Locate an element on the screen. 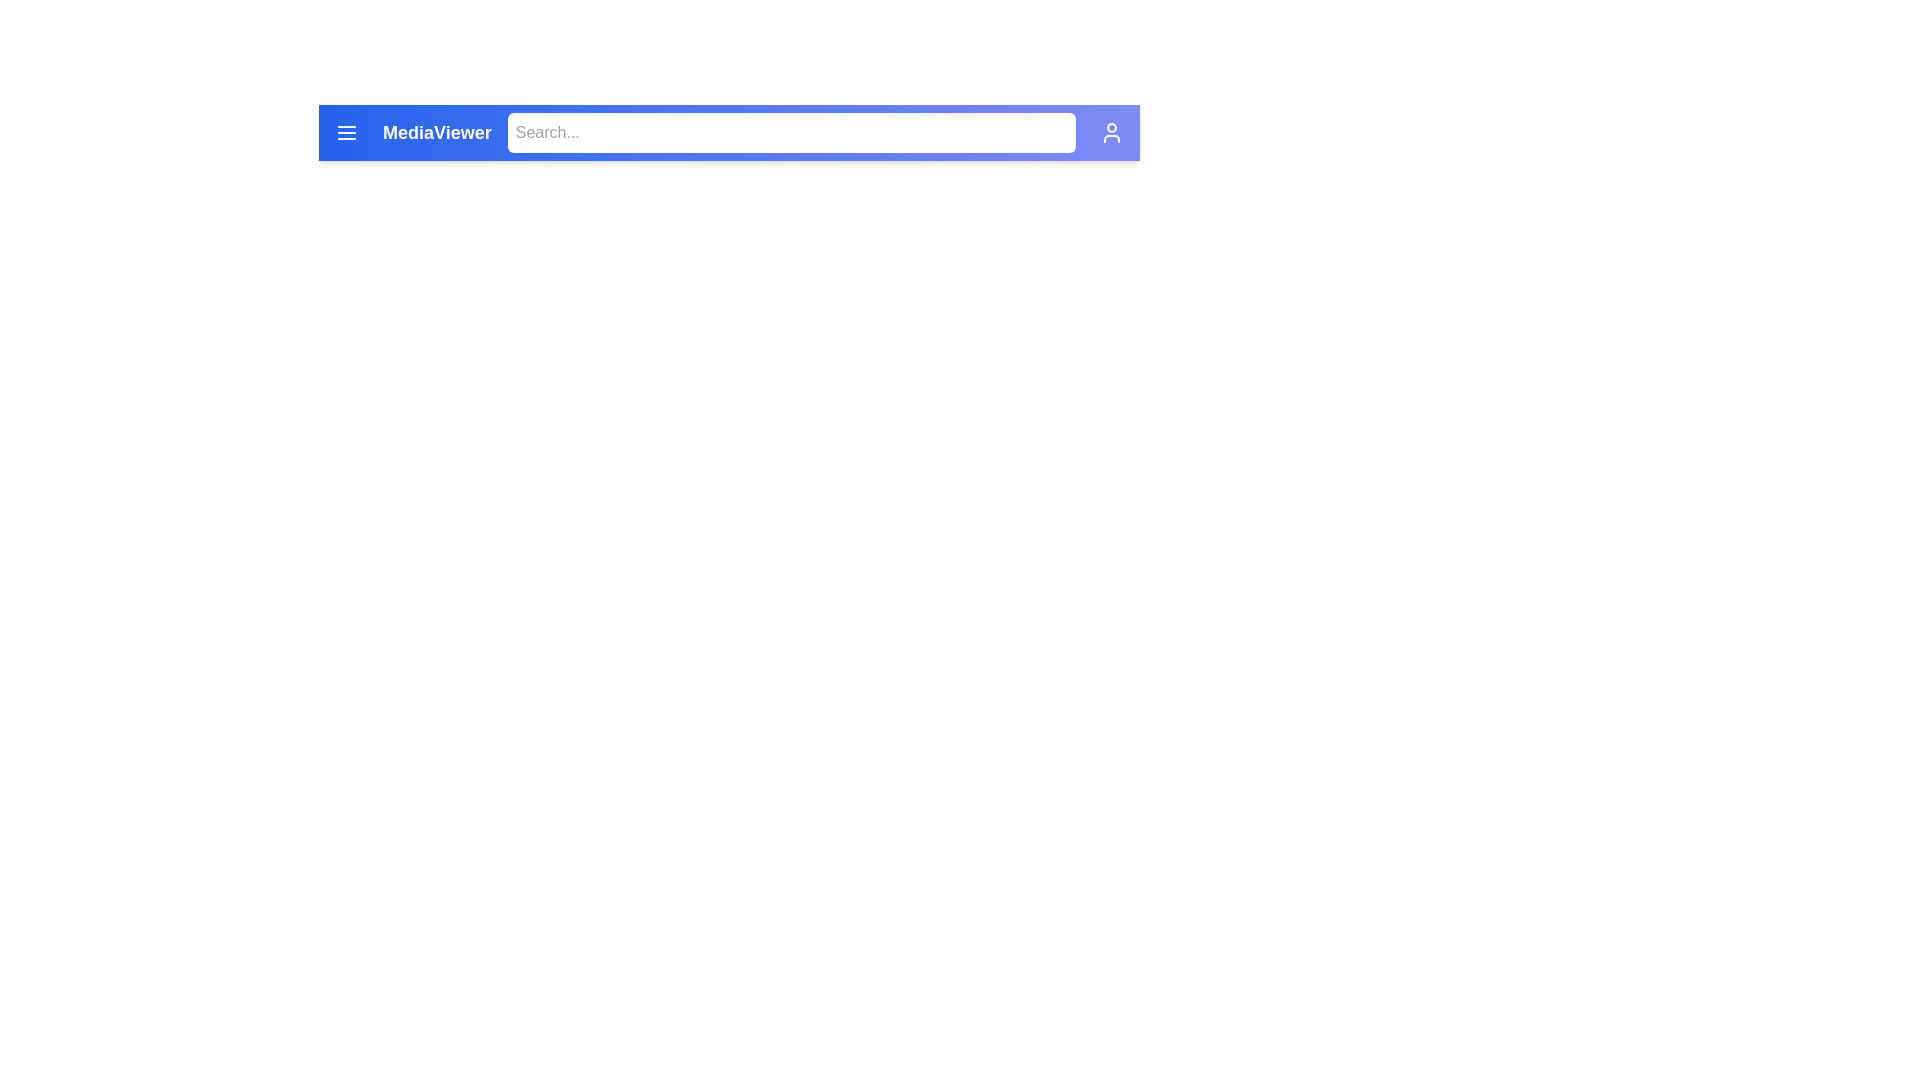 The width and height of the screenshot is (1920, 1080). the 'MediaViewer' text label displayed in the navigation header at the top of the page, which indicates the purpose or identity of the interface is located at coordinates (436, 132).